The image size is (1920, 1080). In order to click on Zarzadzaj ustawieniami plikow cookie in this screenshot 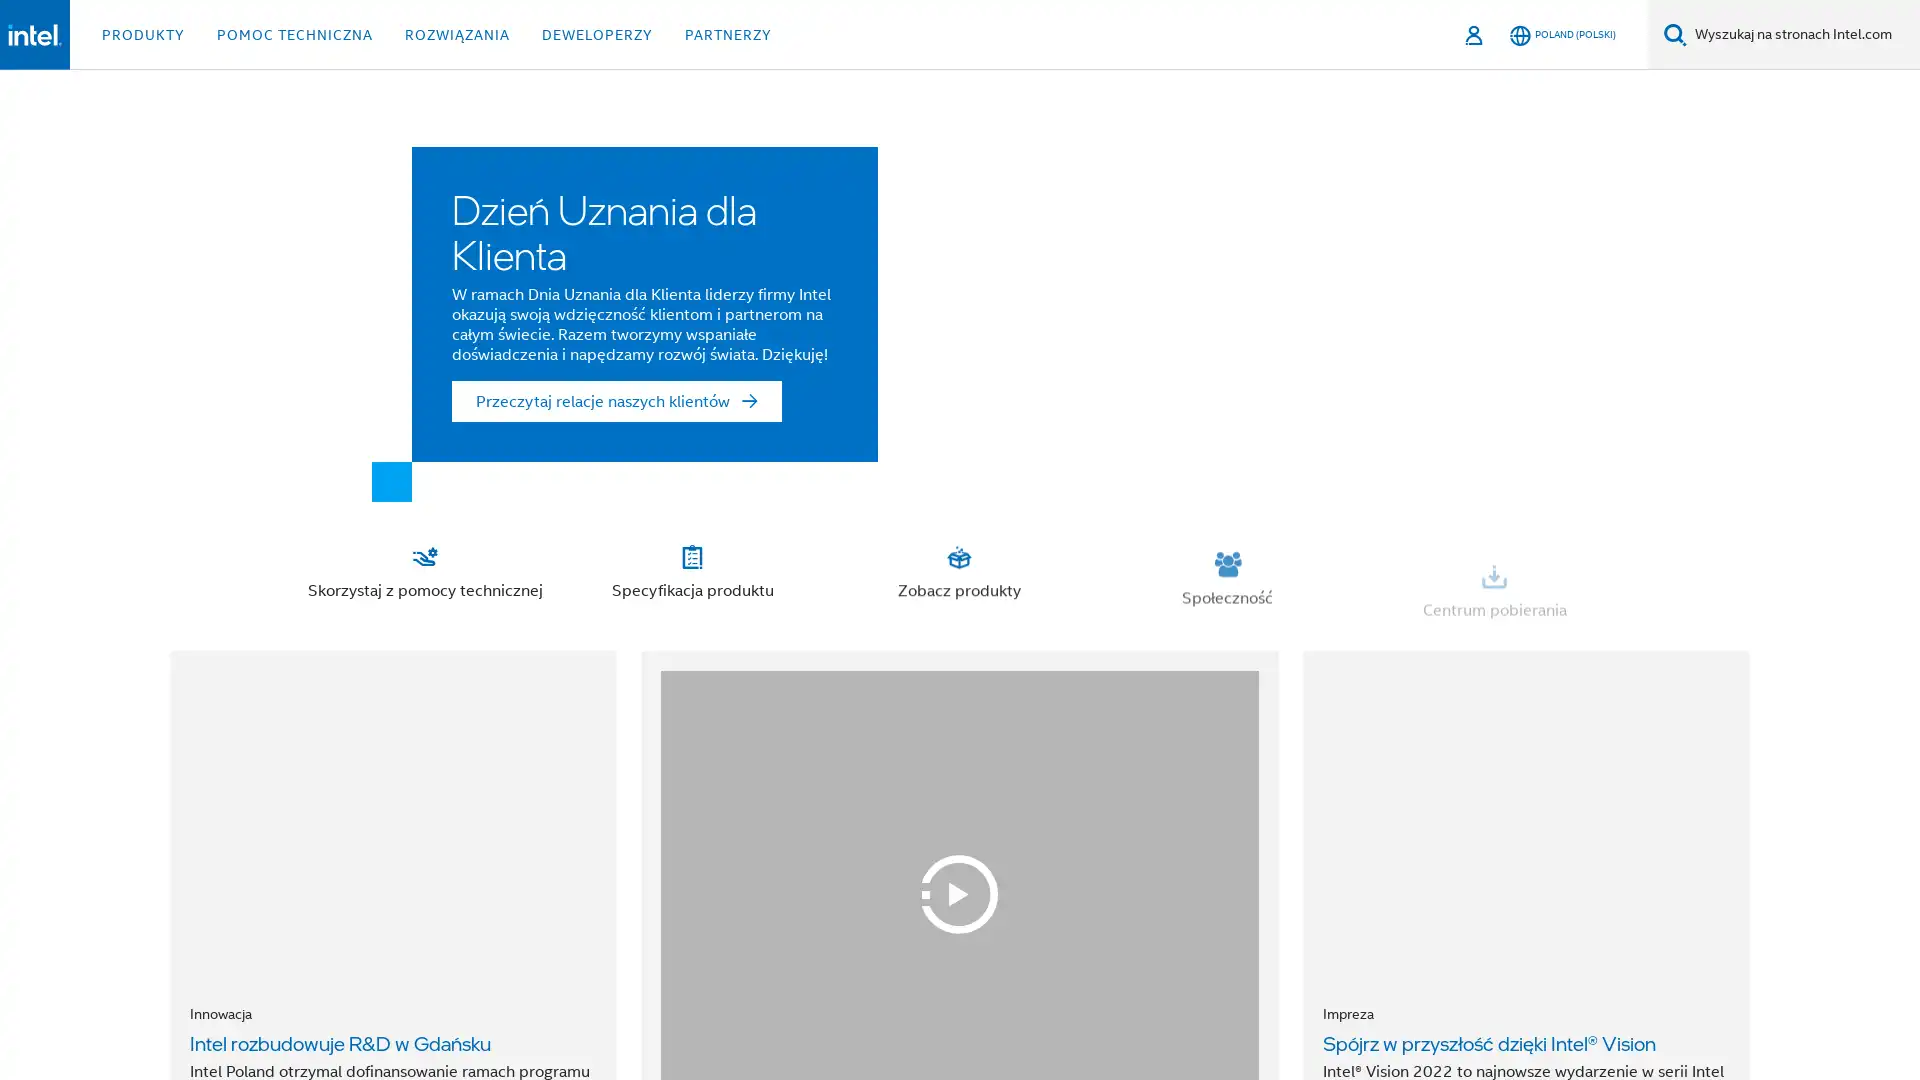, I will do `click(1536, 1010)`.